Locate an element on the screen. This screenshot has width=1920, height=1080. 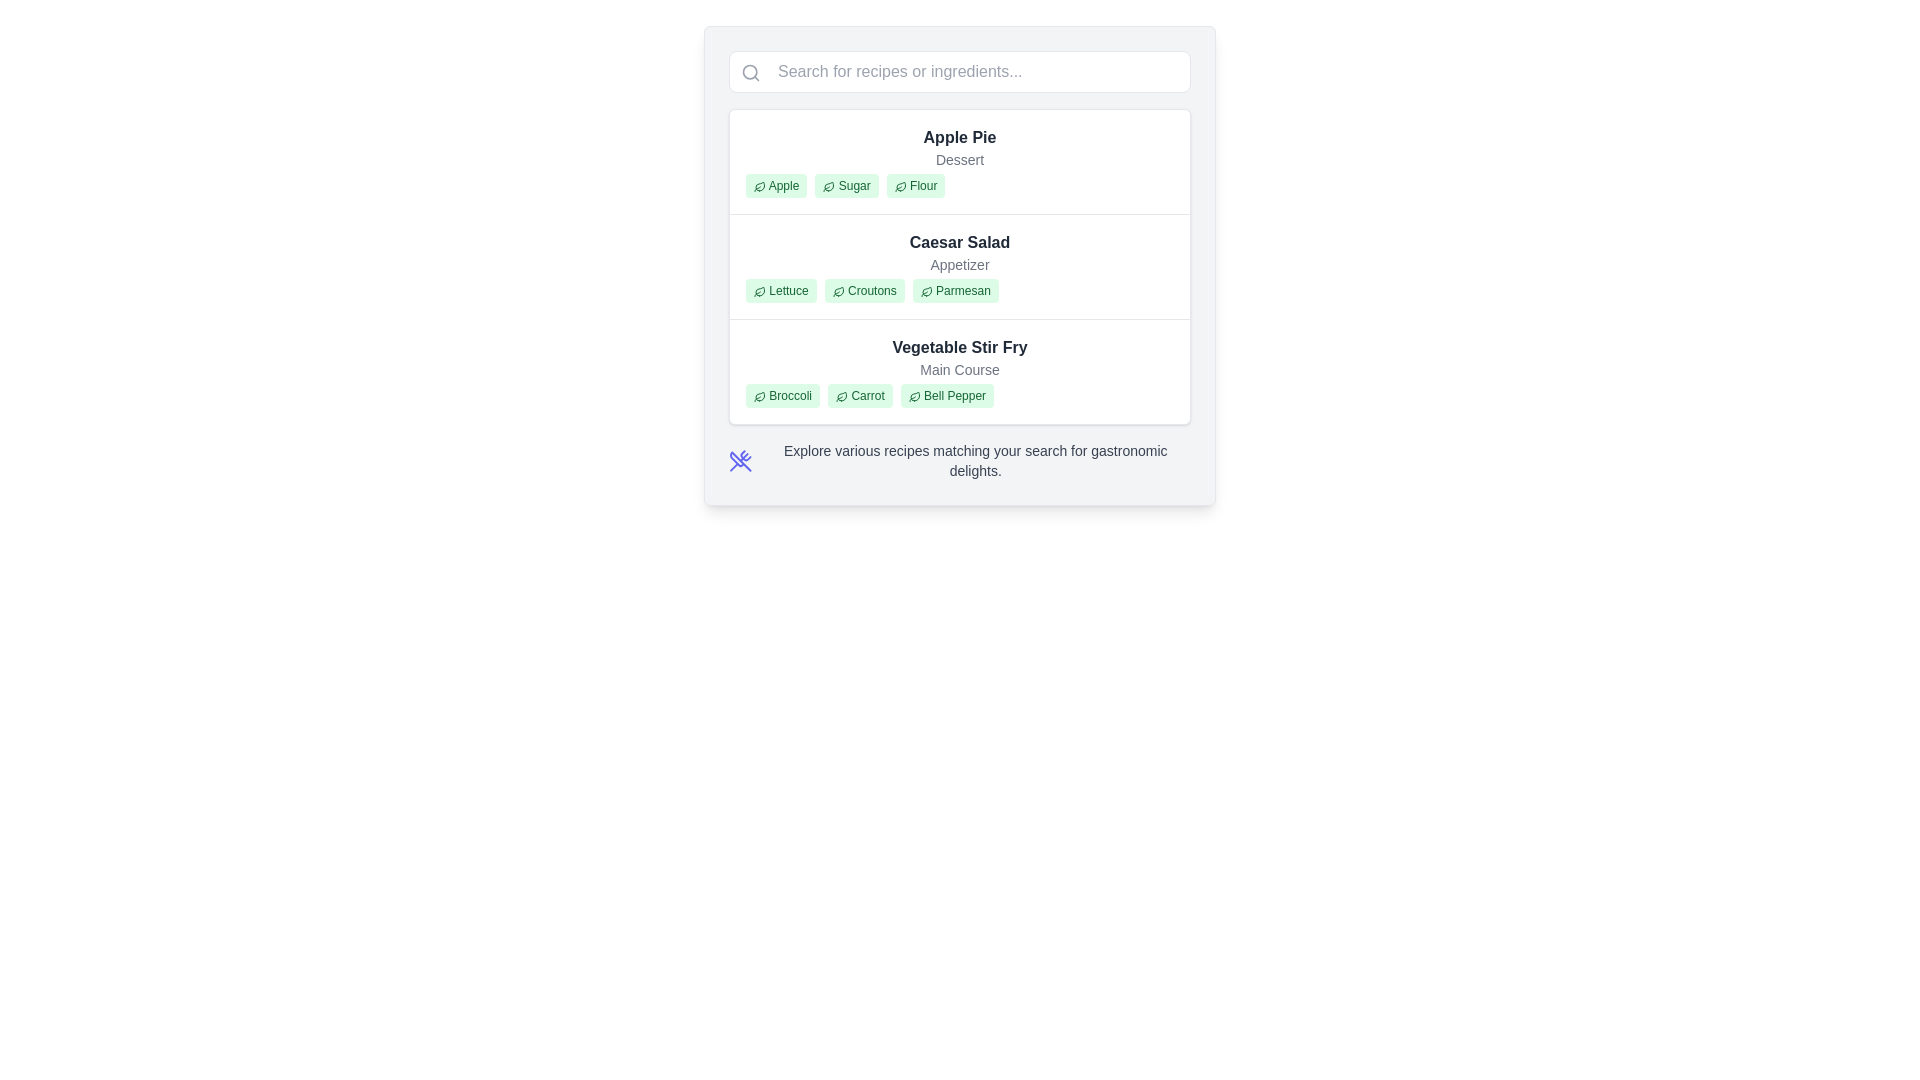
the decorative circular icon that is part of the search icon, positioned near the top-left corner of the interface is located at coordinates (749, 71).